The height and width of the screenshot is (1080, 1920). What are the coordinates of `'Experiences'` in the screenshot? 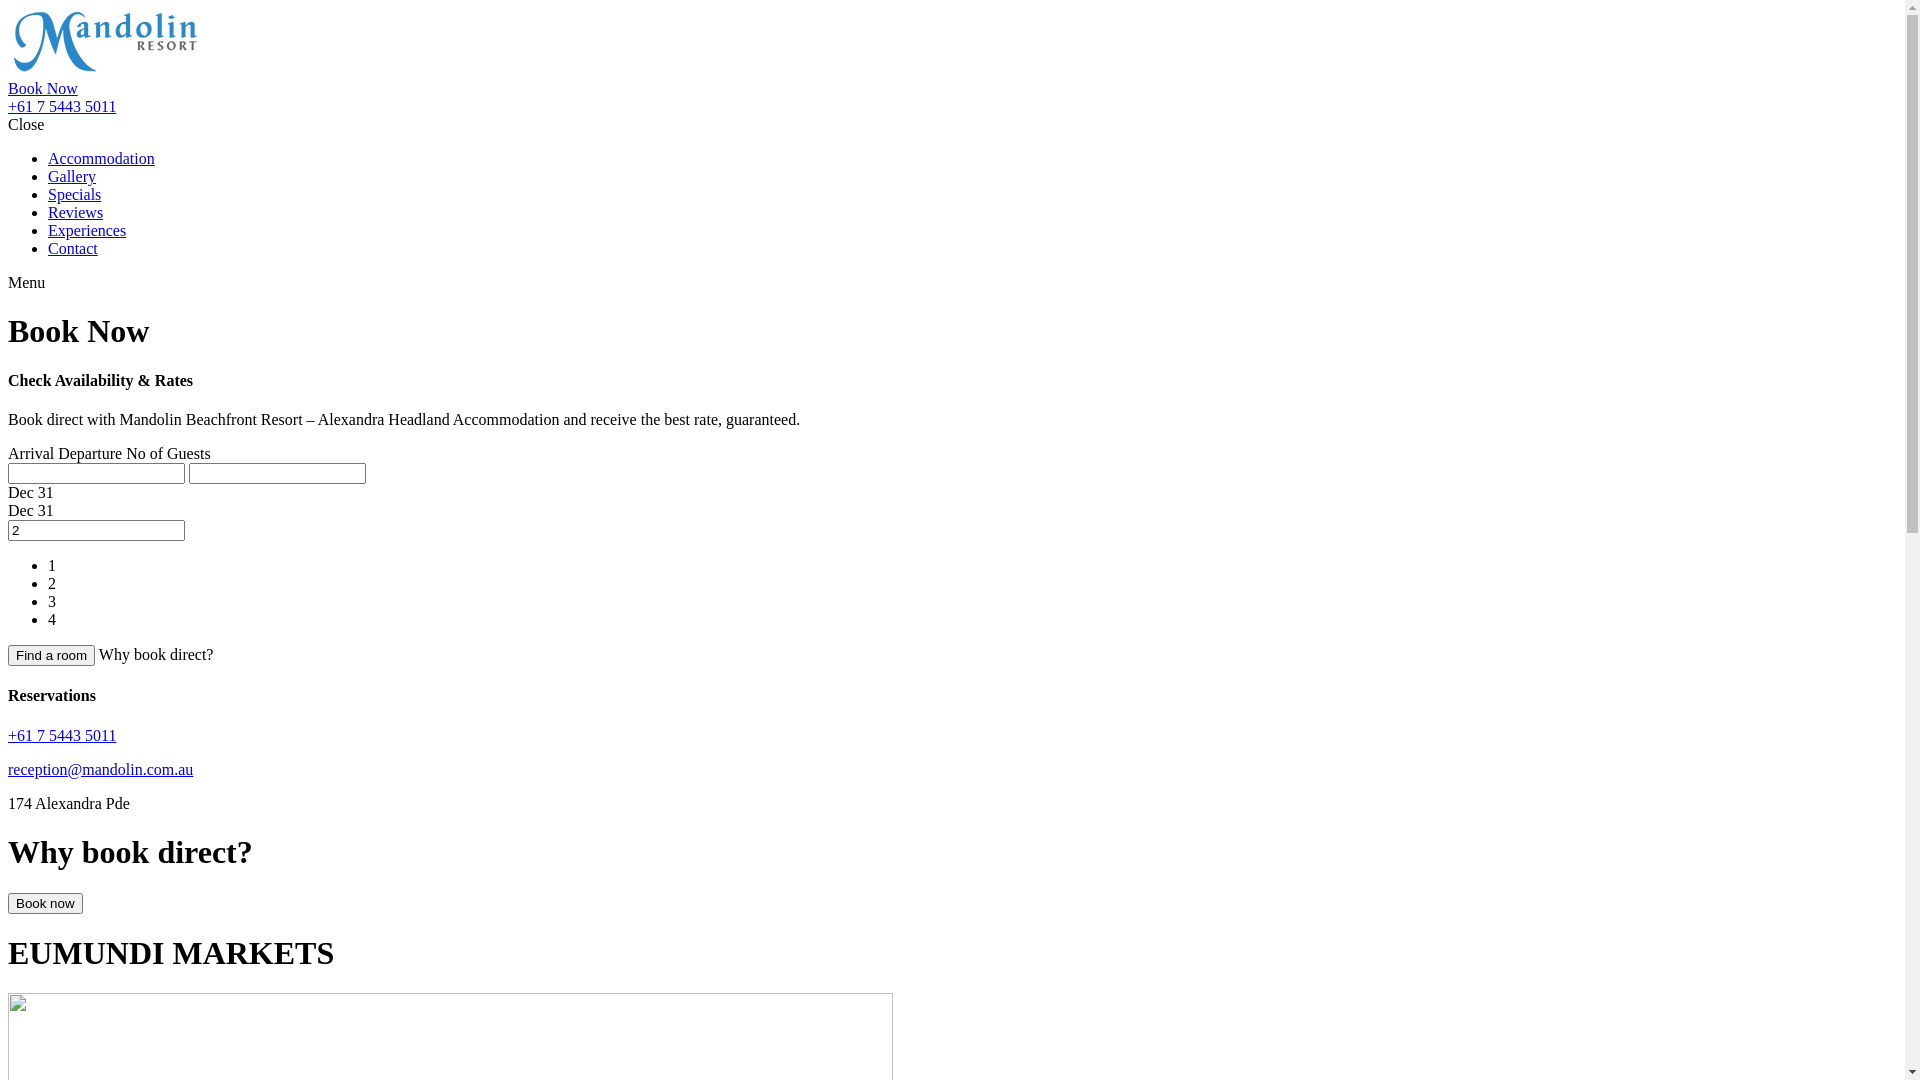 It's located at (85, 229).